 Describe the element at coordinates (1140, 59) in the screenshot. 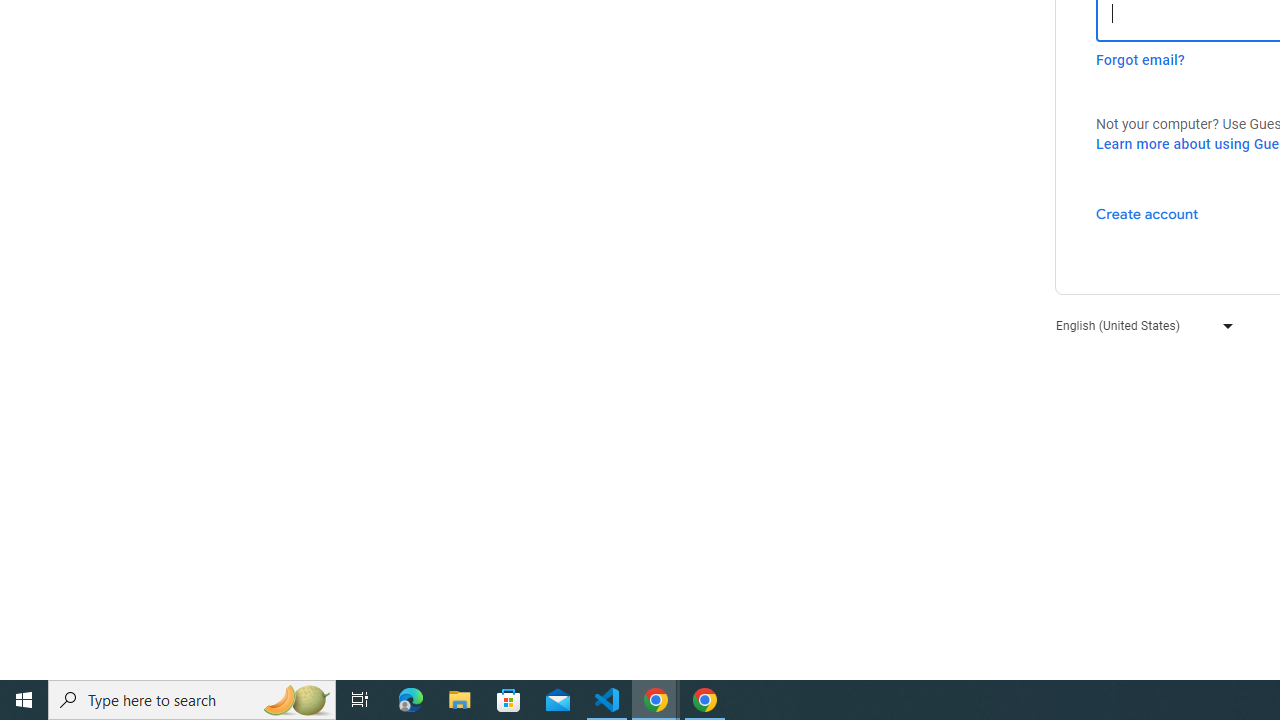

I see `'Forgot email?'` at that location.